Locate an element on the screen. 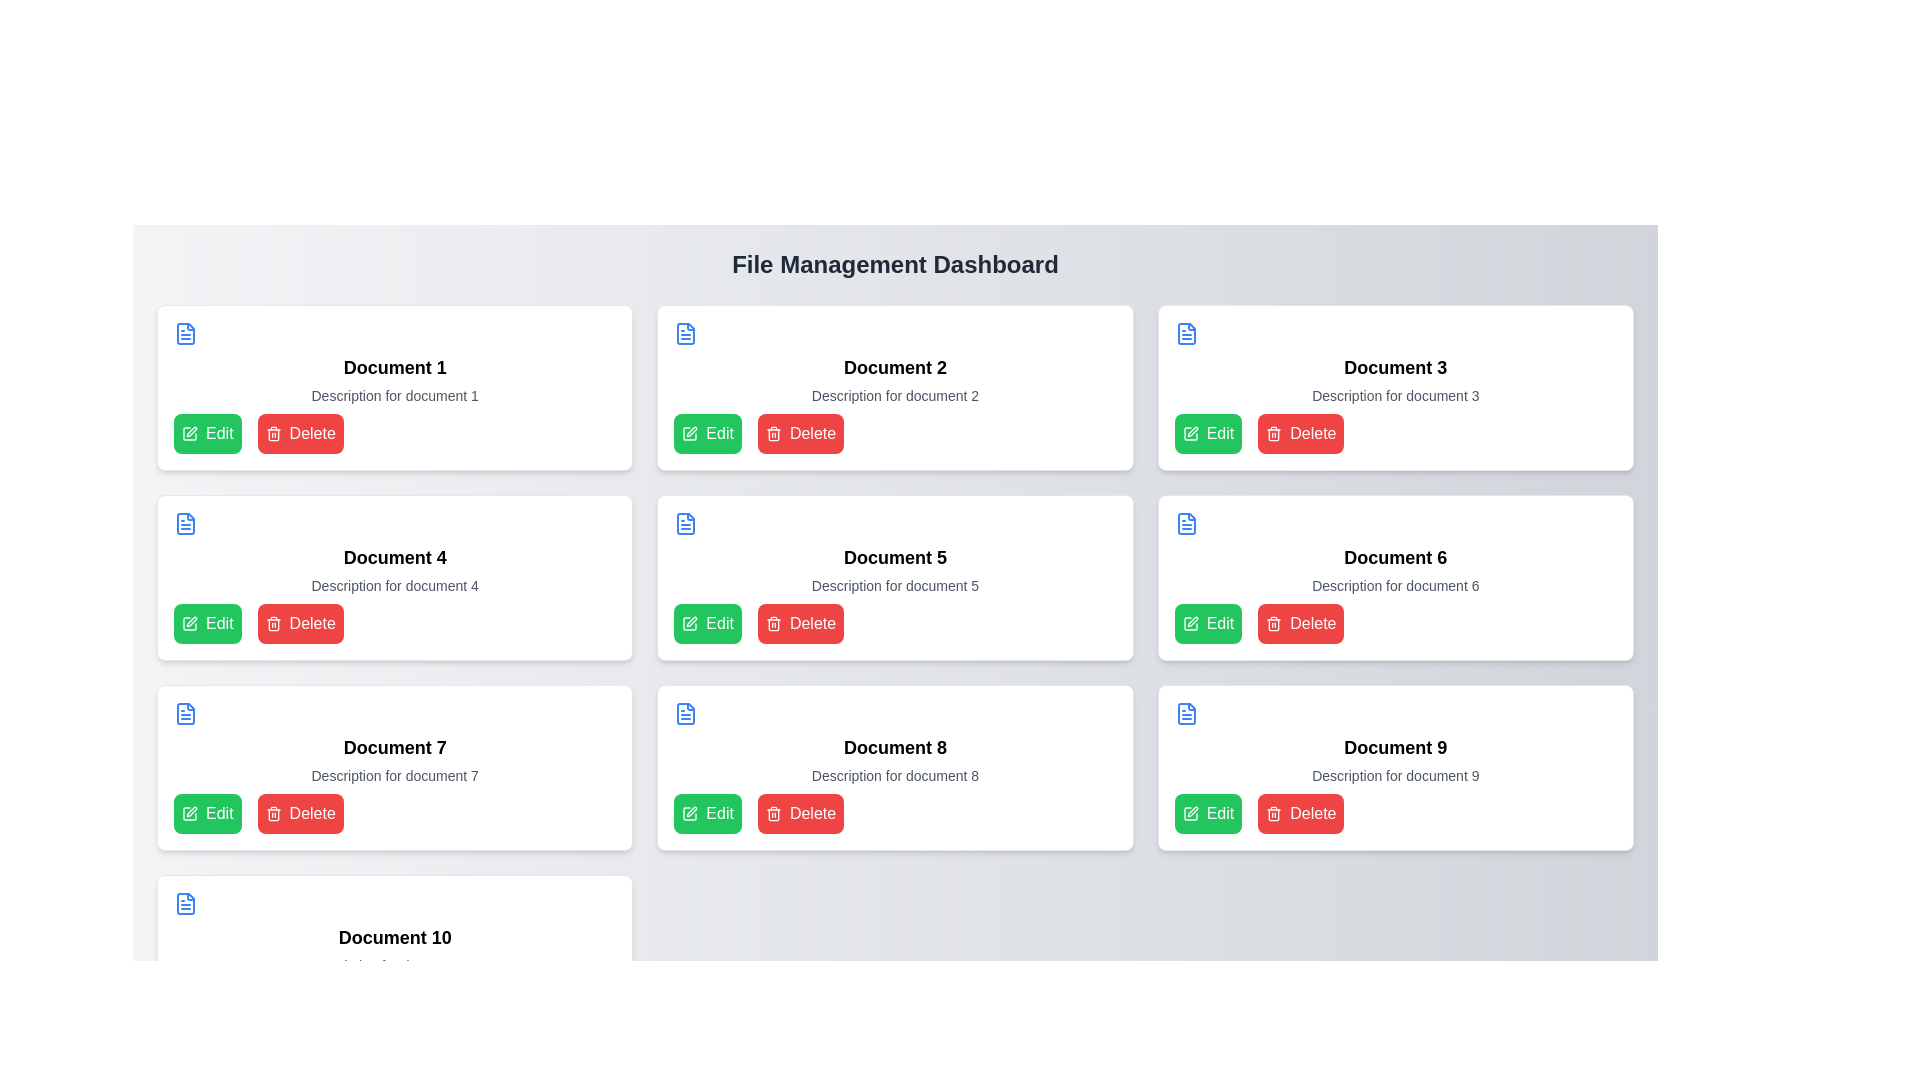 This screenshot has width=1920, height=1080. the text label containing 'Description for document 8' situated below the title 'Document 8' in the card with rounded corners is located at coordinates (894, 774).